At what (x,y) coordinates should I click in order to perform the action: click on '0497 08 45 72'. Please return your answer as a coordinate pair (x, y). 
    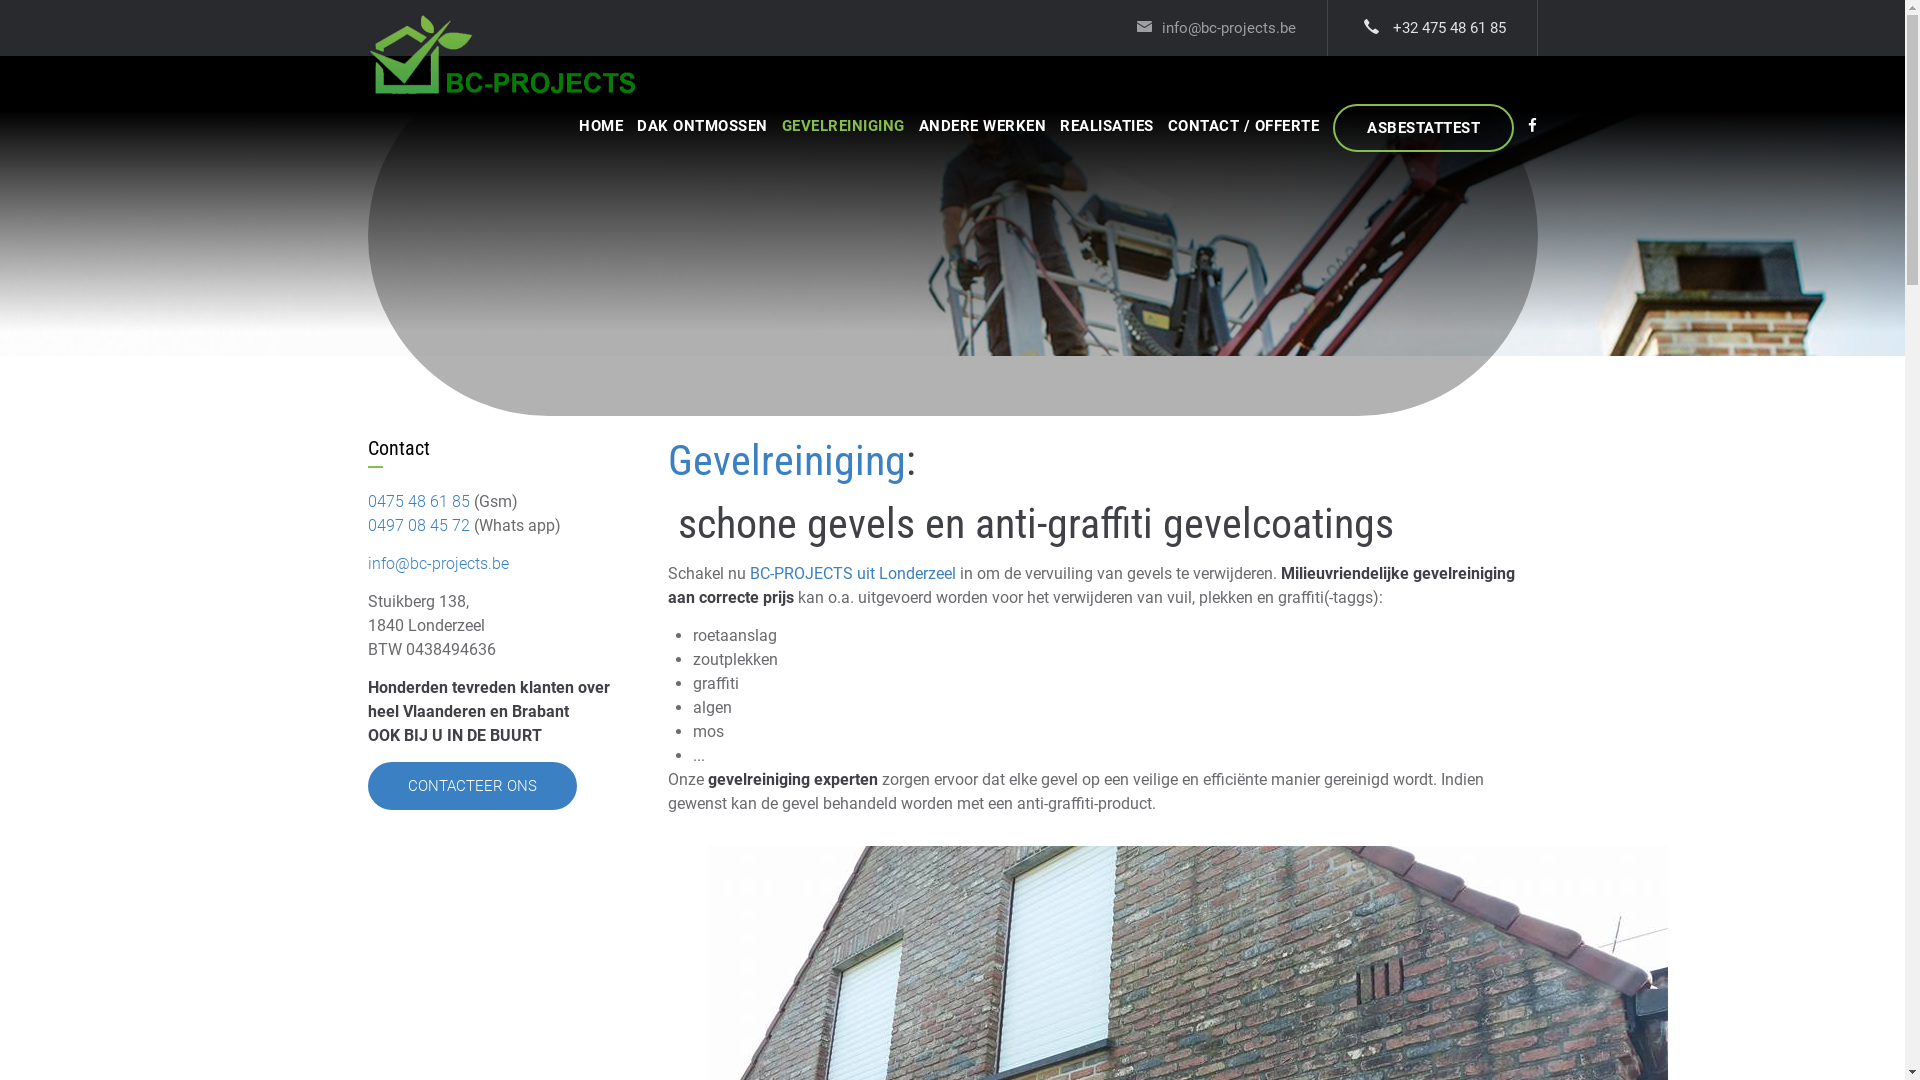
    Looking at the image, I should click on (417, 524).